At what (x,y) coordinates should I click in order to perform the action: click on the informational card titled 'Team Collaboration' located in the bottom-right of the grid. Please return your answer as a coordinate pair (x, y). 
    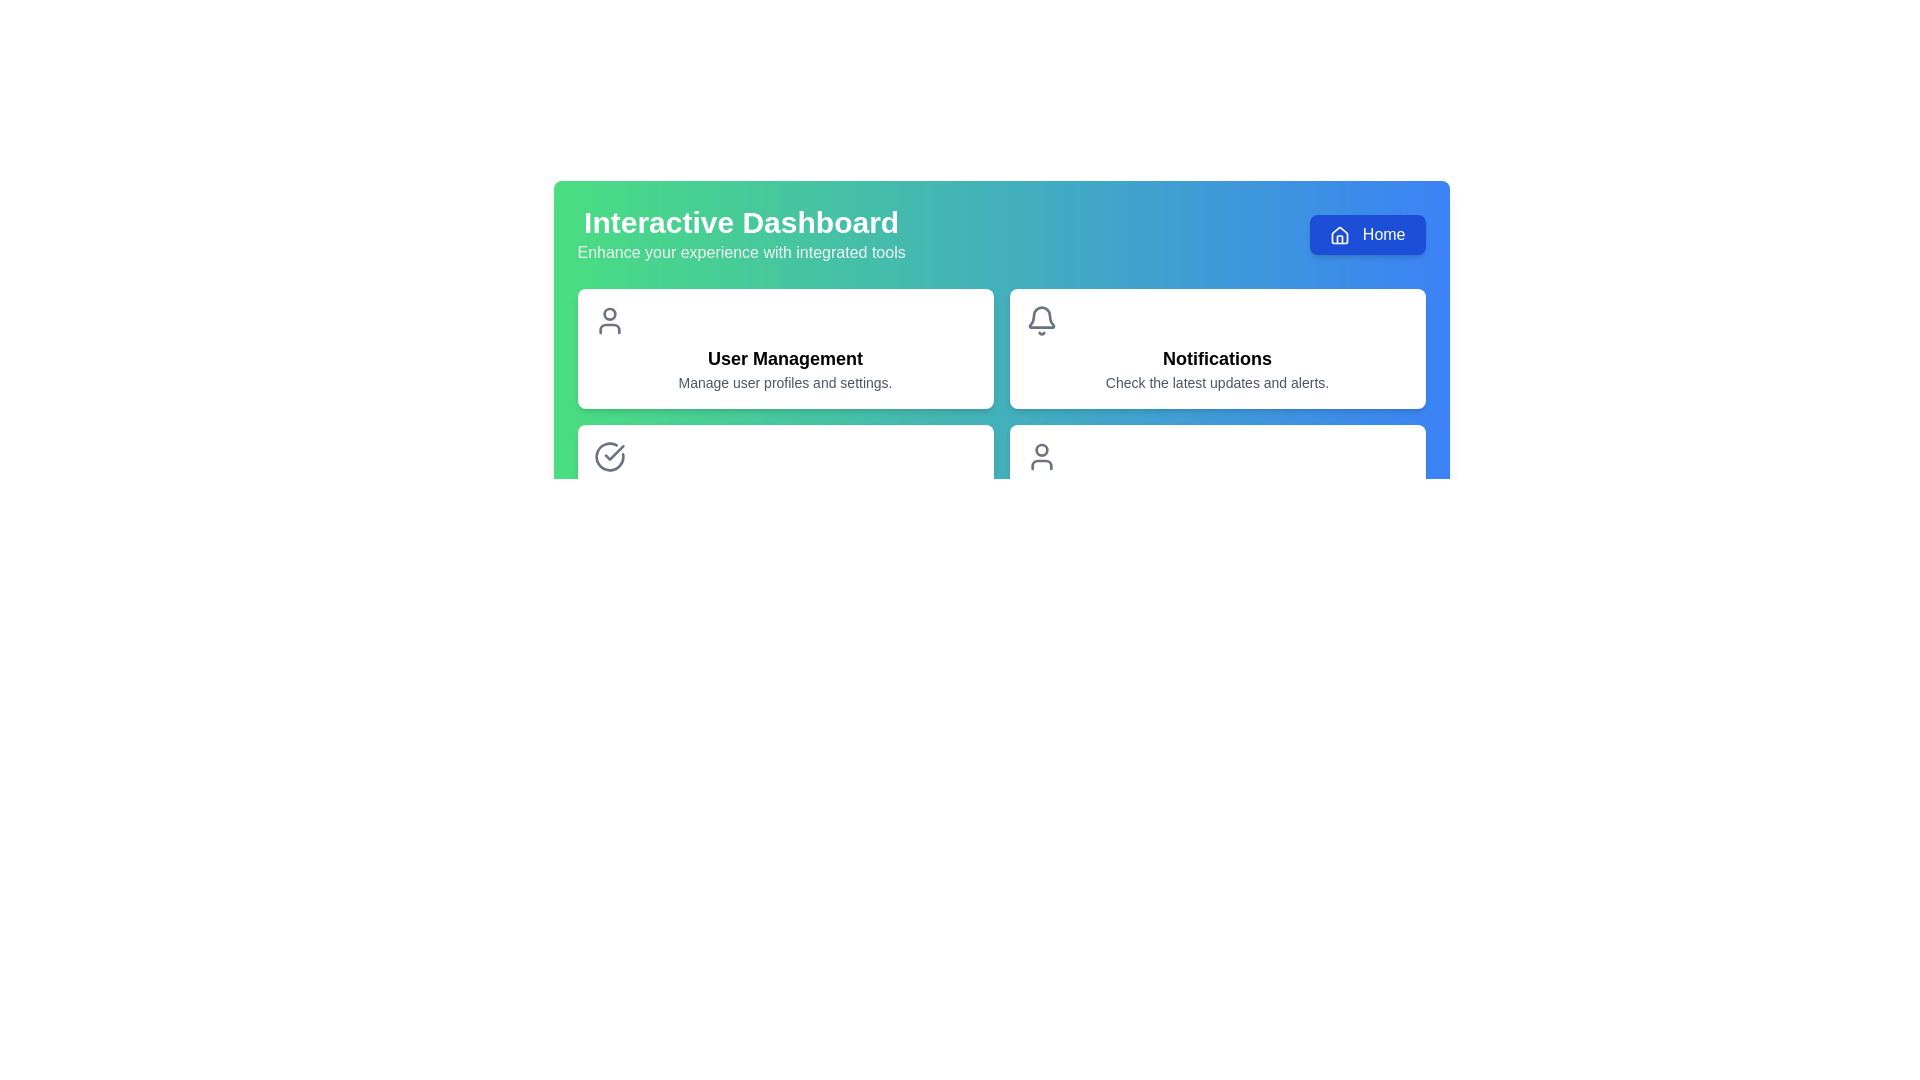
    Looking at the image, I should click on (1216, 485).